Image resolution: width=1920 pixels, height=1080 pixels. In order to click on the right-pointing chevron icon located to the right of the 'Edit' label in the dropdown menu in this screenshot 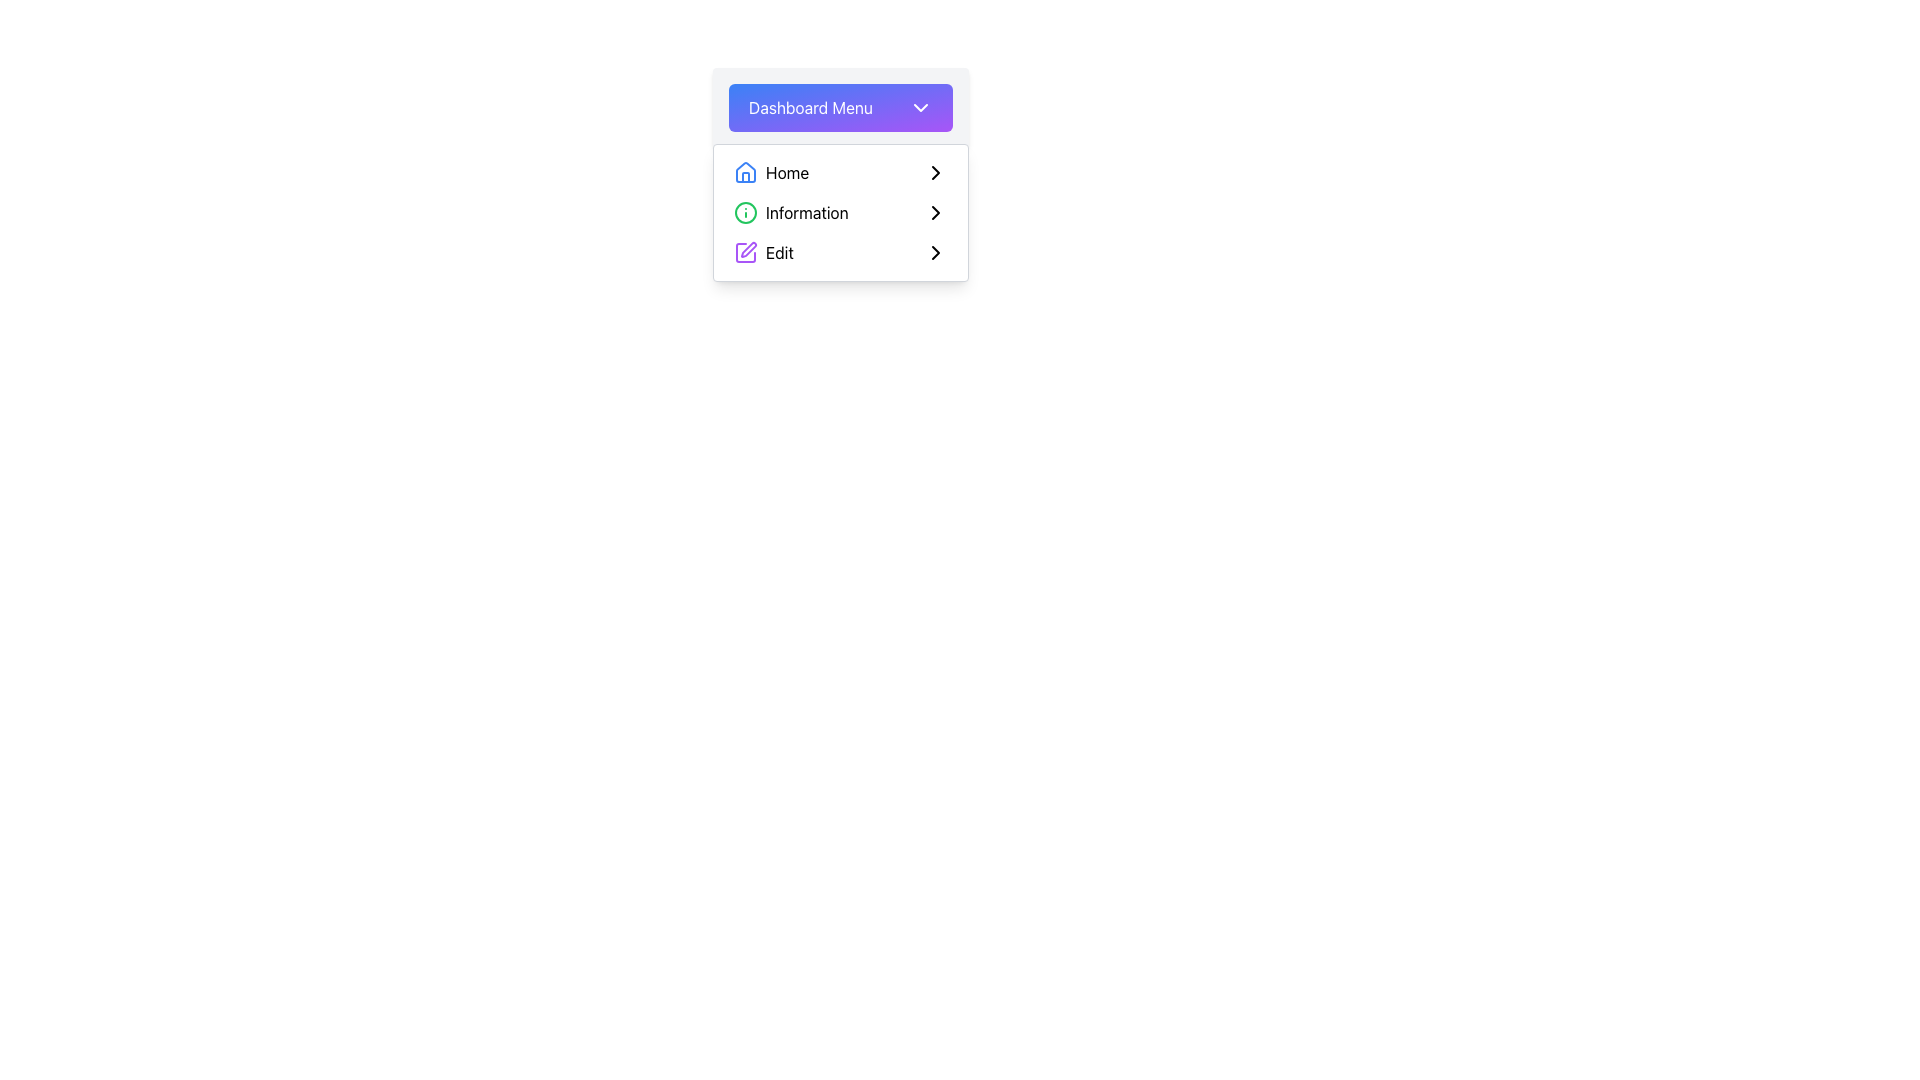, I will do `click(935, 252)`.